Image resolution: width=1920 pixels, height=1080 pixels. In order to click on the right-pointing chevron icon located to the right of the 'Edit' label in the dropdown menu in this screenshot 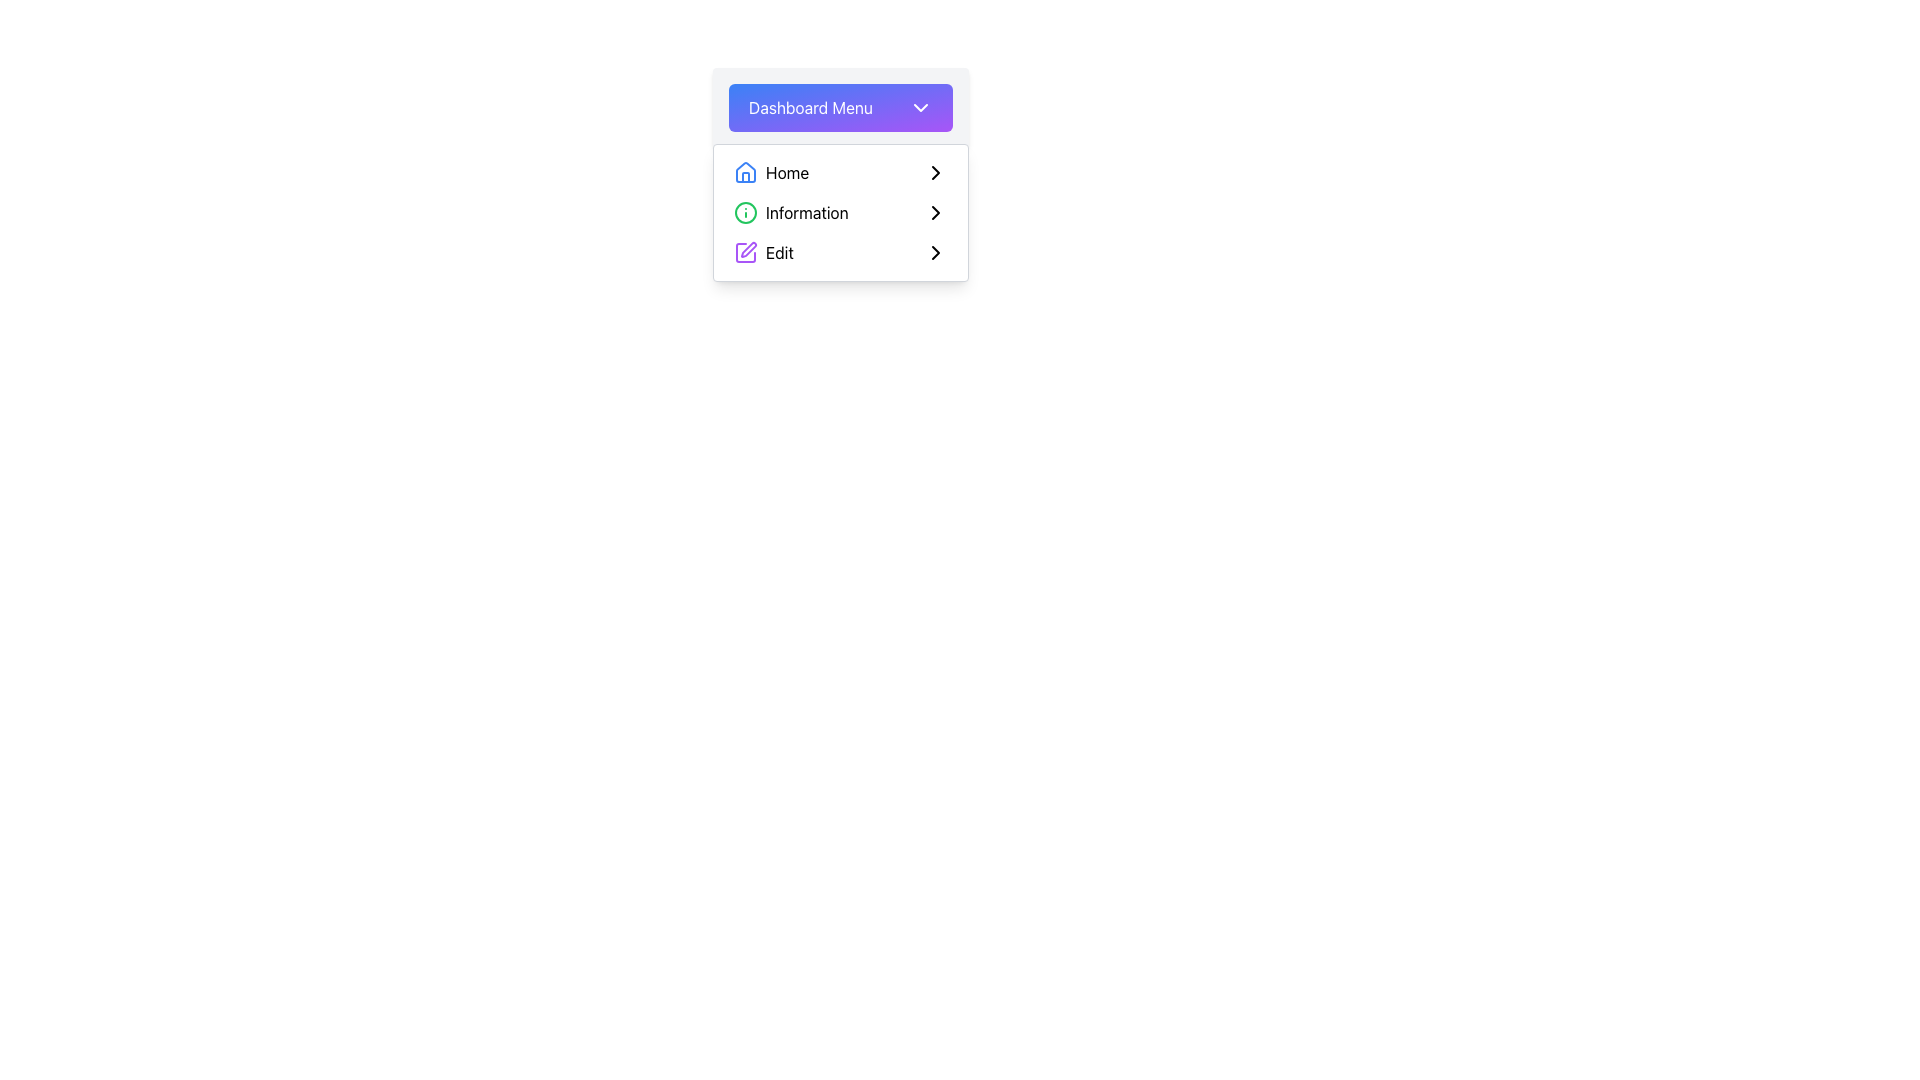, I will do `click(935, 252)`.